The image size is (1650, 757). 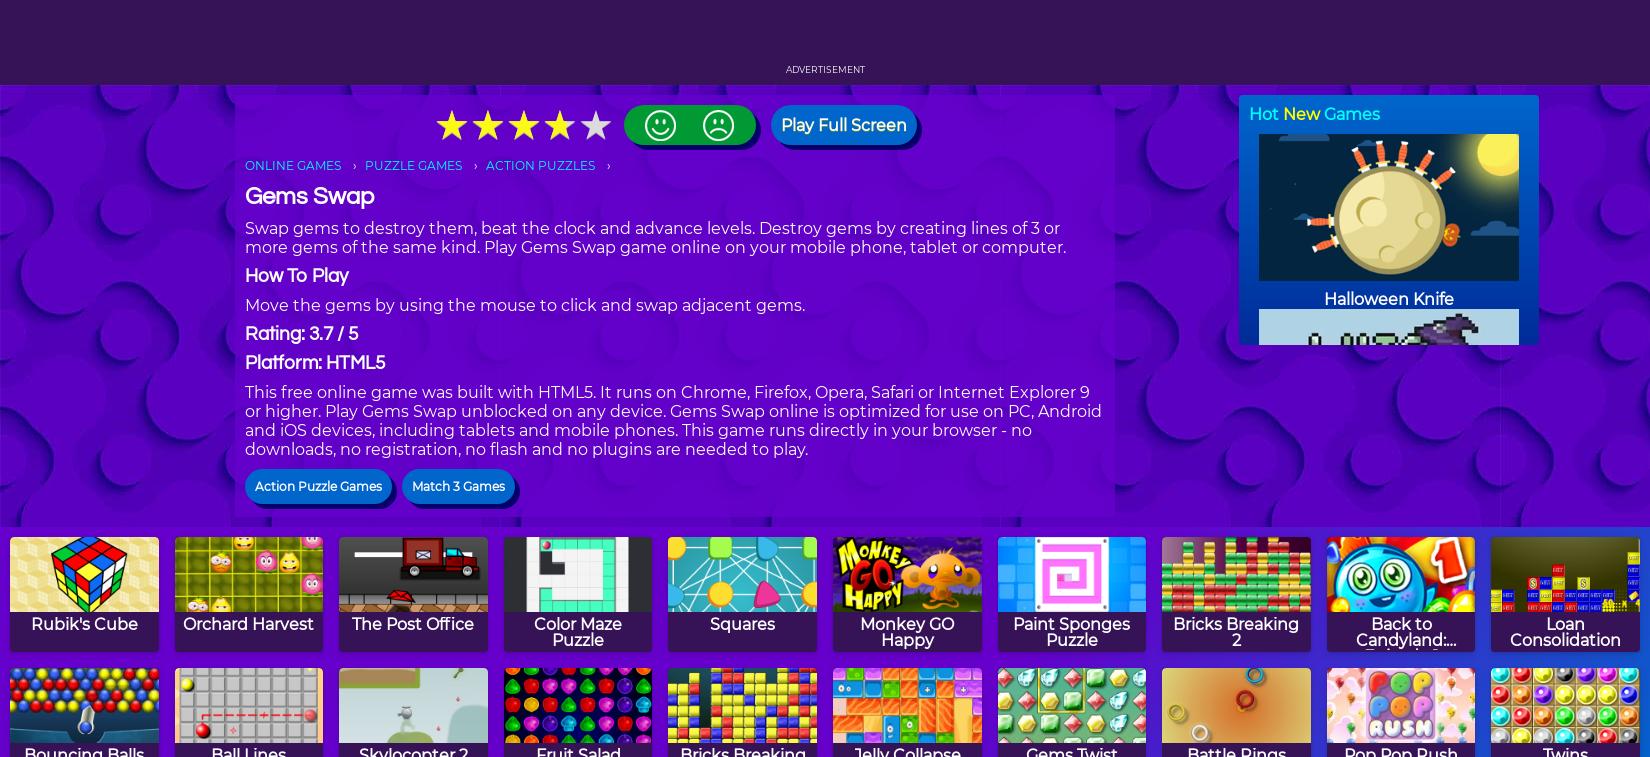 What do you see at coordinates (1564, 632) in the screenshot?
I see `'Loan Consolidation'` at bounding box center [1564, 632].